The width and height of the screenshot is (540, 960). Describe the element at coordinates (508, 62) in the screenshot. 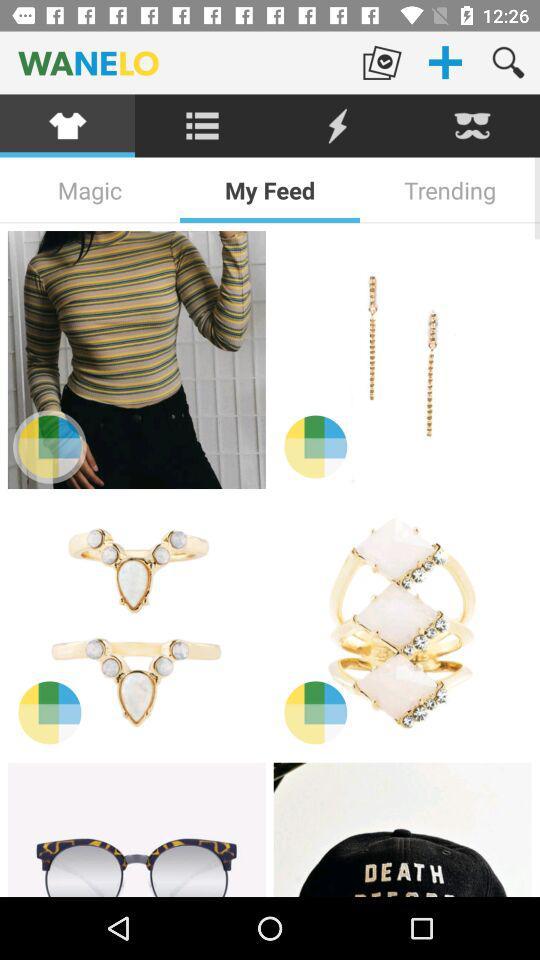

I see `the search icon` at that location.